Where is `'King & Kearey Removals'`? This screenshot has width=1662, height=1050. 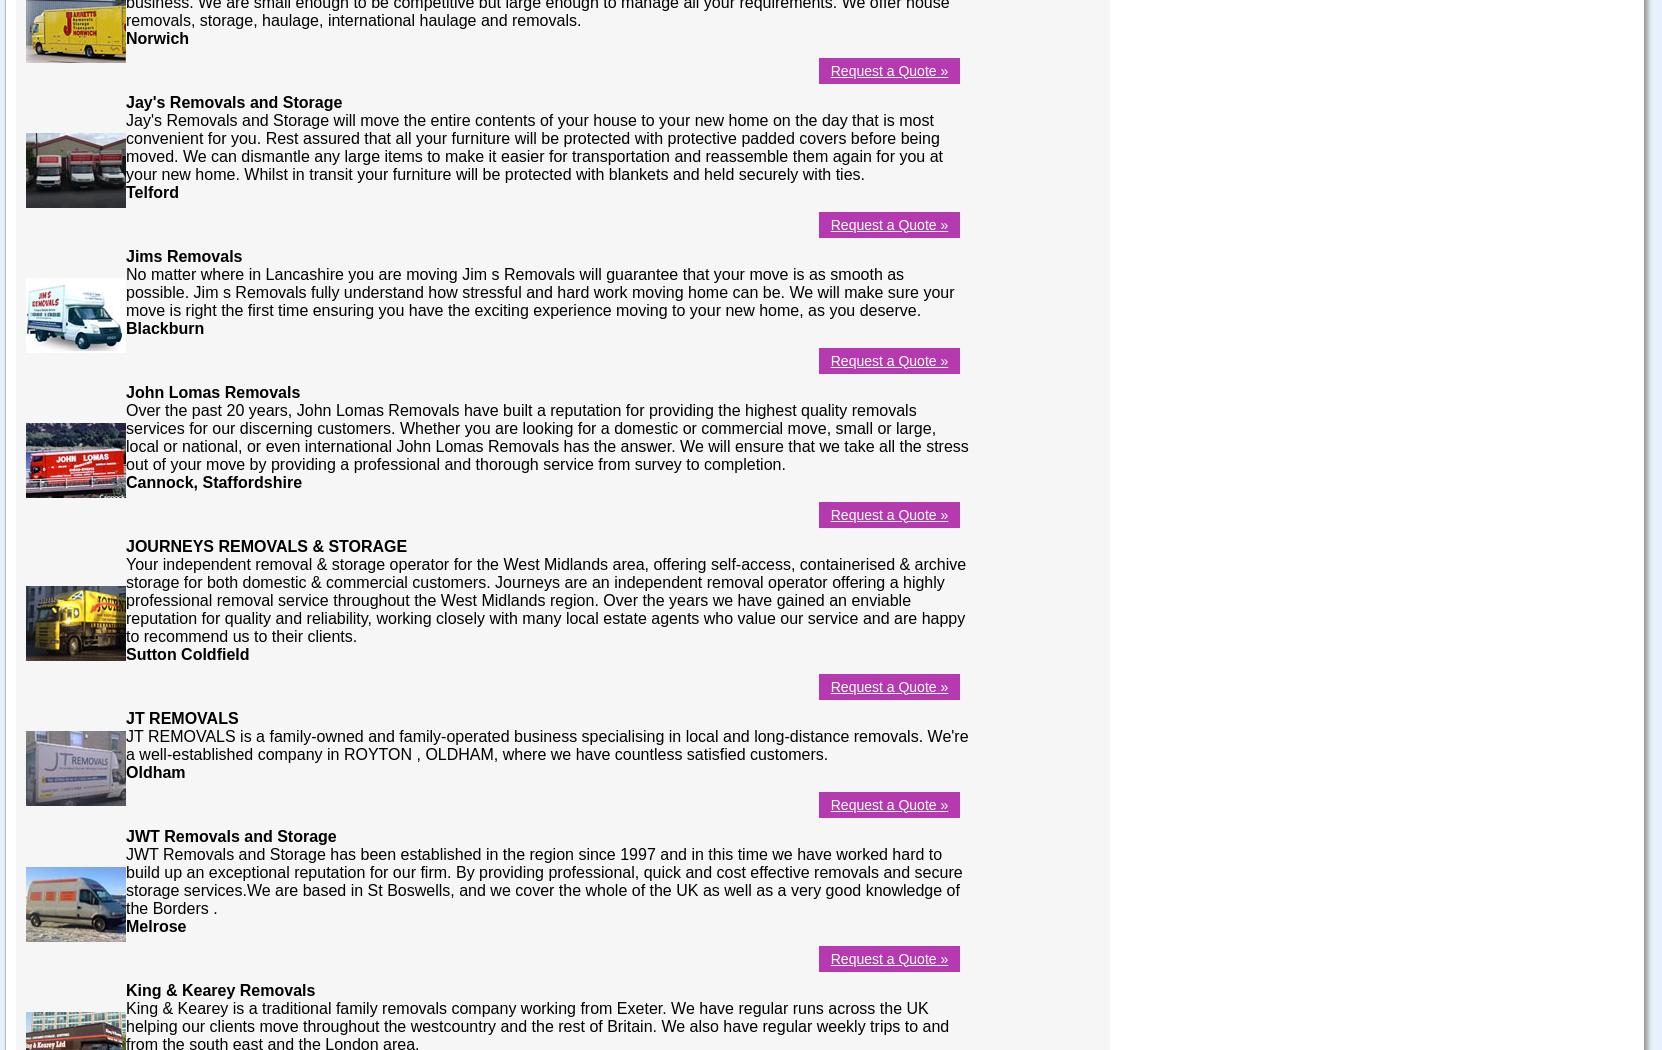
'King & Kearey Removals' is located at coordinates (219, 989).